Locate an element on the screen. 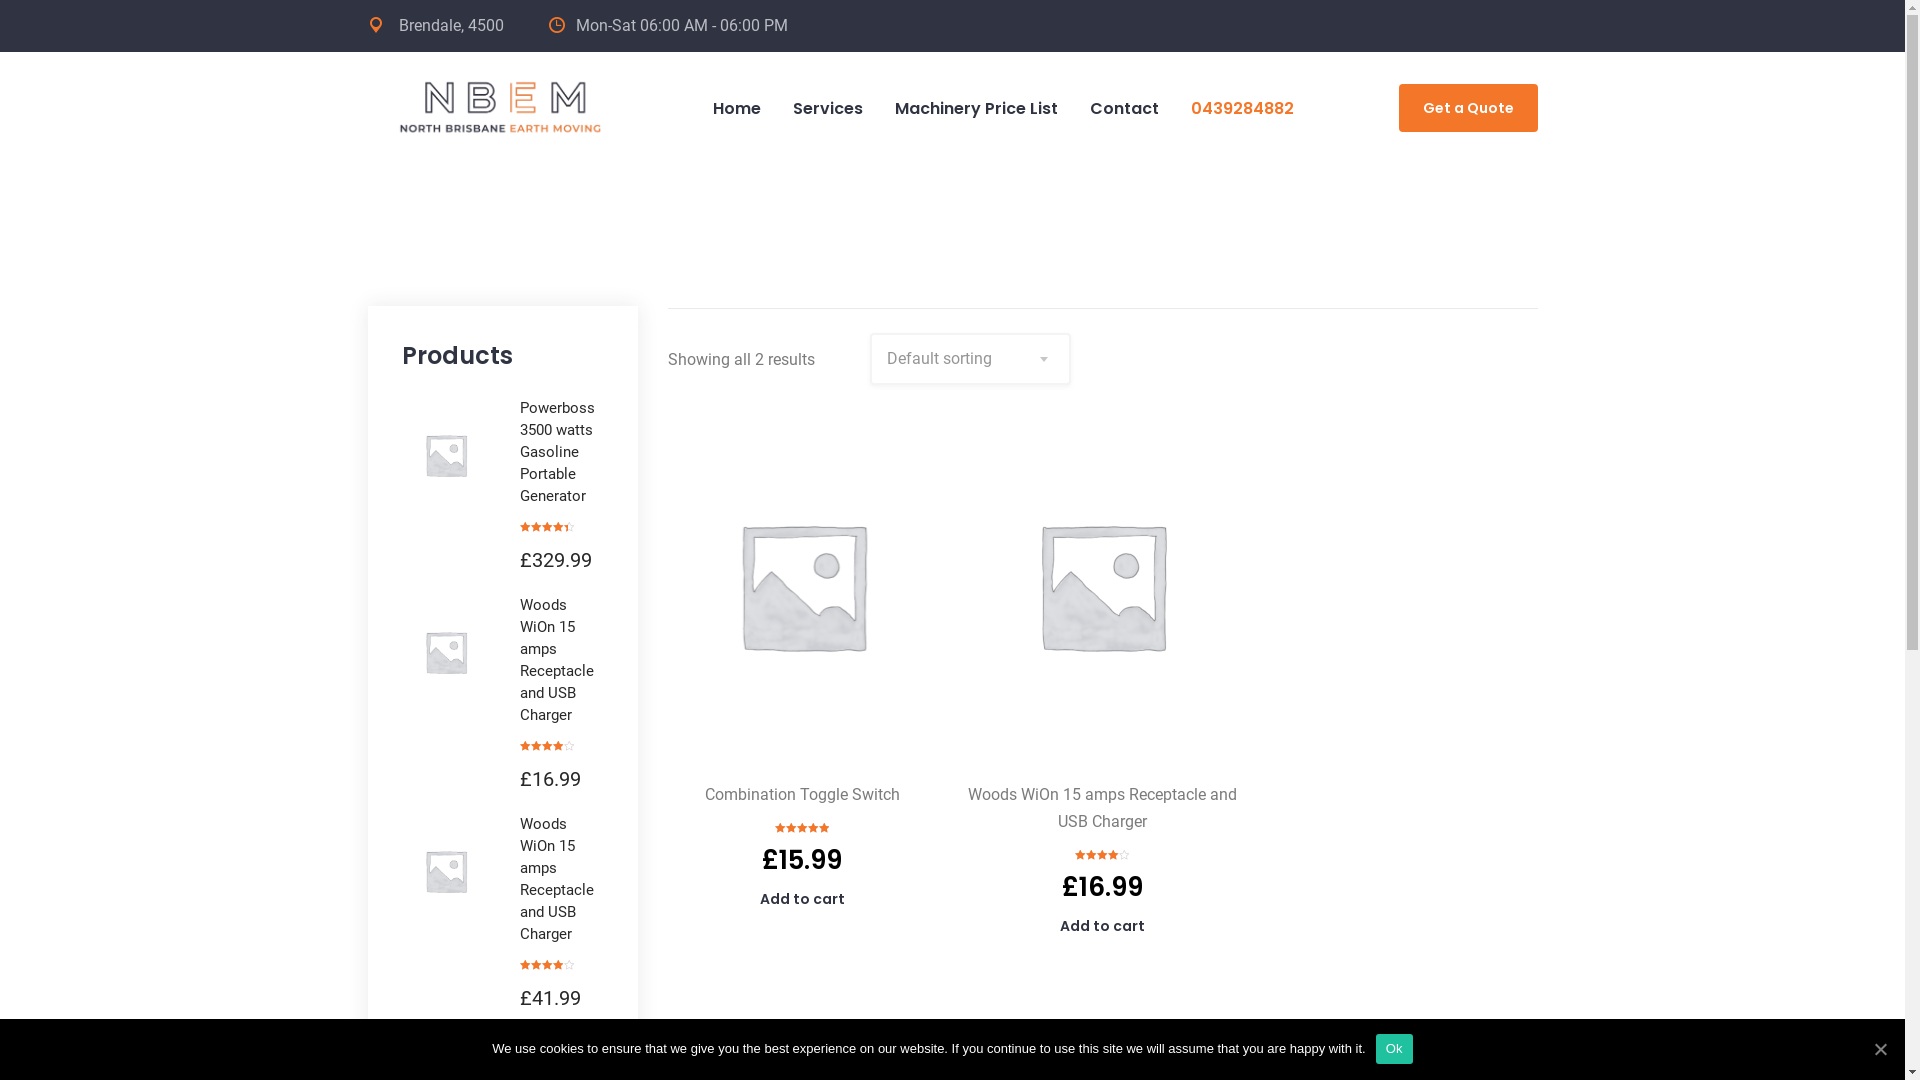 This screenshot has width=1920, height=1080. 'Woods WiOn 15 amps Receptacle and USB Charger' is located at coordinates (1101, 806).